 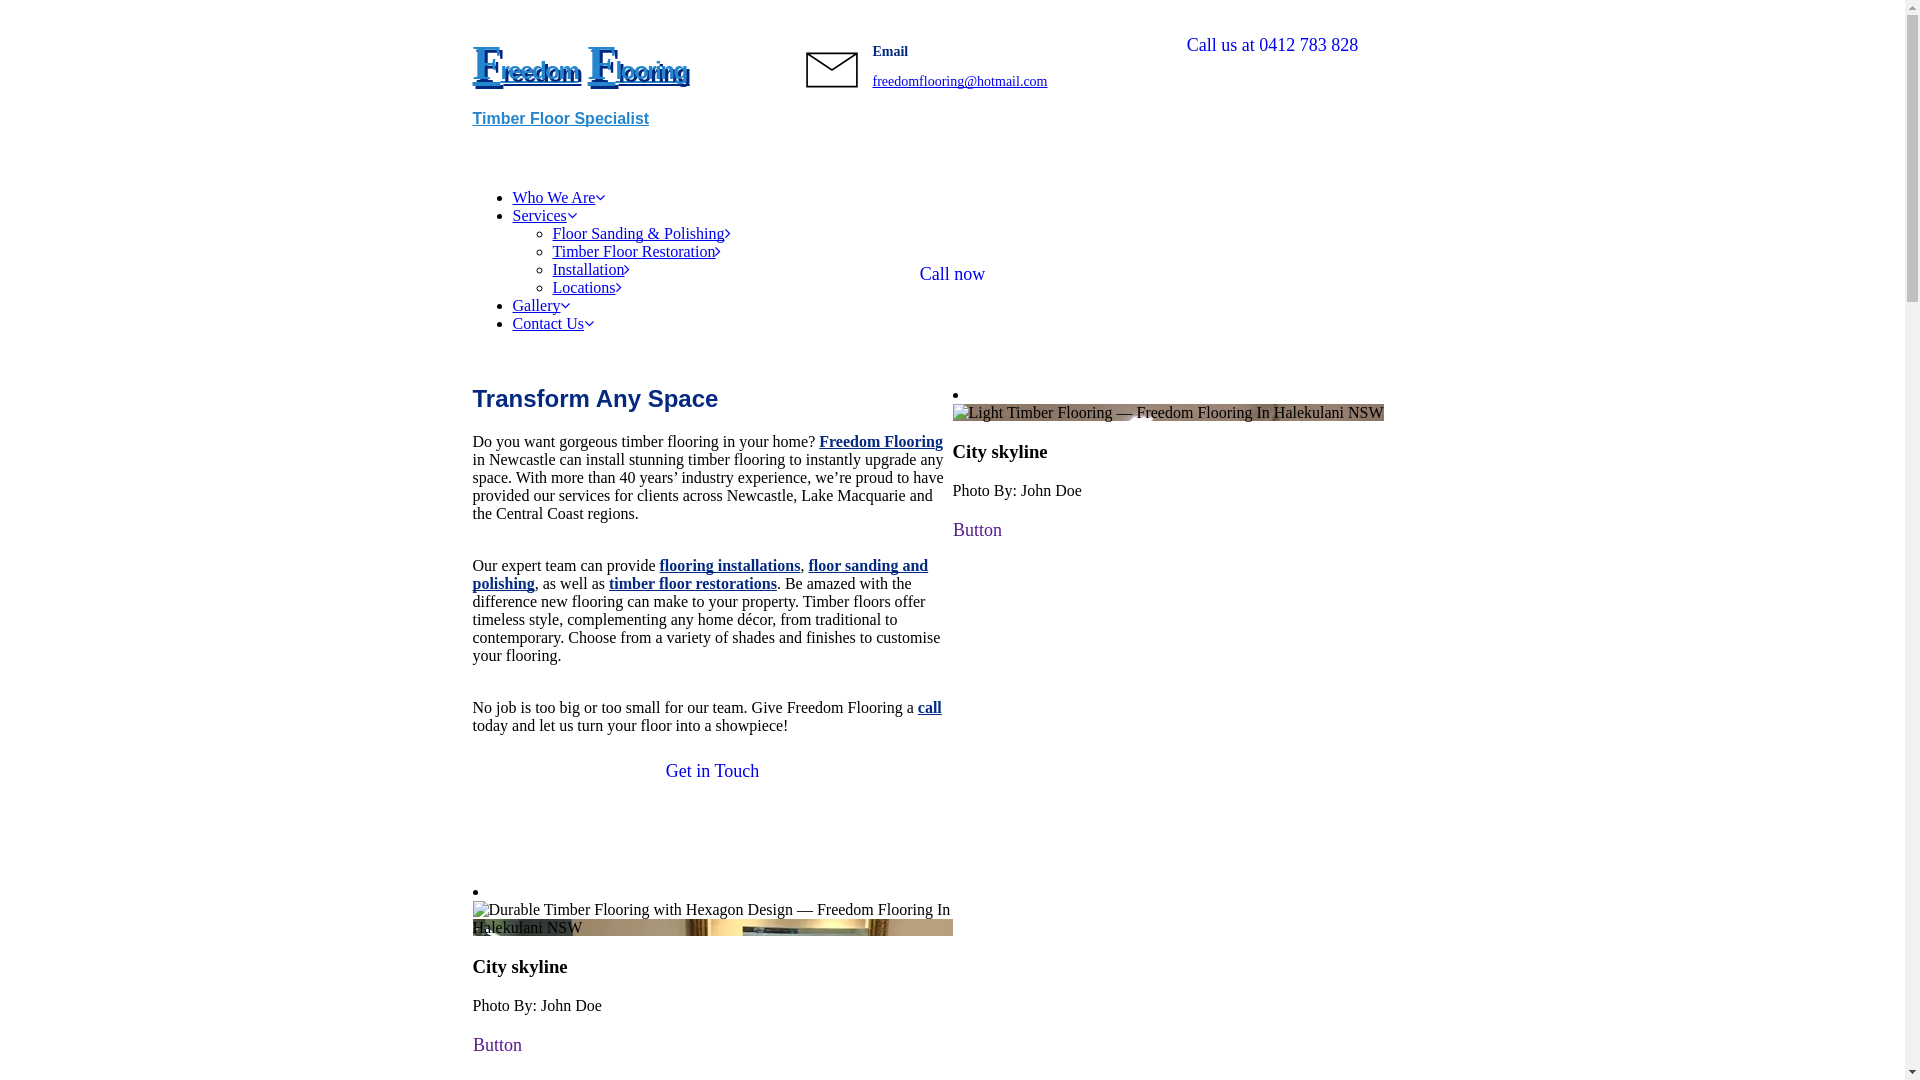 I want to click on 'freedomflooring@hotmail.com', so click(x=958, y=80).